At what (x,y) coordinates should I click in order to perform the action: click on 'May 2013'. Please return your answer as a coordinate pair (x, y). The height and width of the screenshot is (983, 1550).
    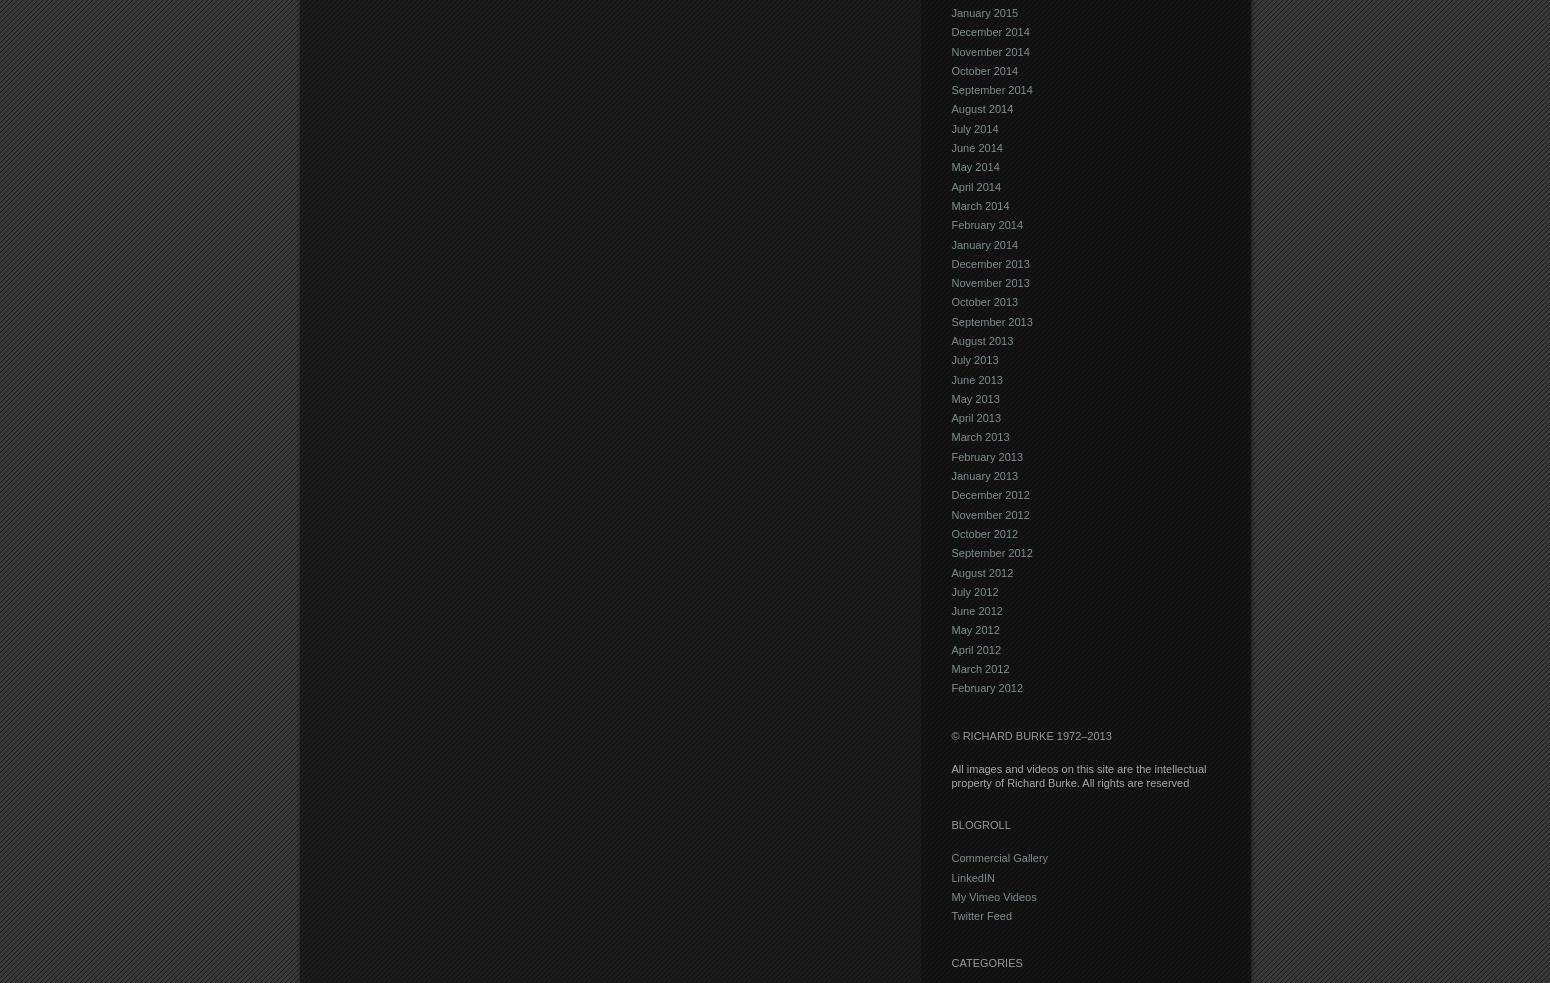
    Looking at the image, I should click on (973, 397).